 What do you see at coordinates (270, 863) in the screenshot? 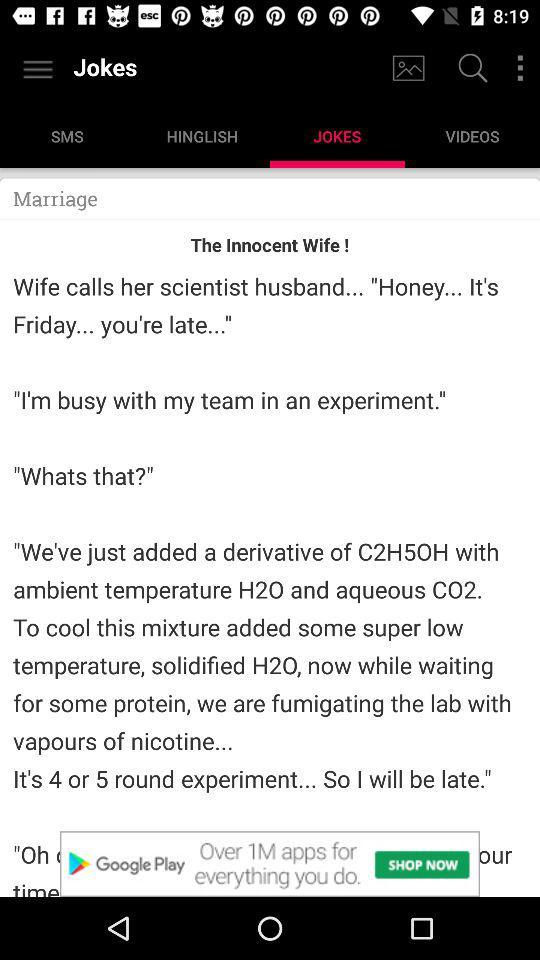
I see `advertisement` at bounding box center [270, 863].